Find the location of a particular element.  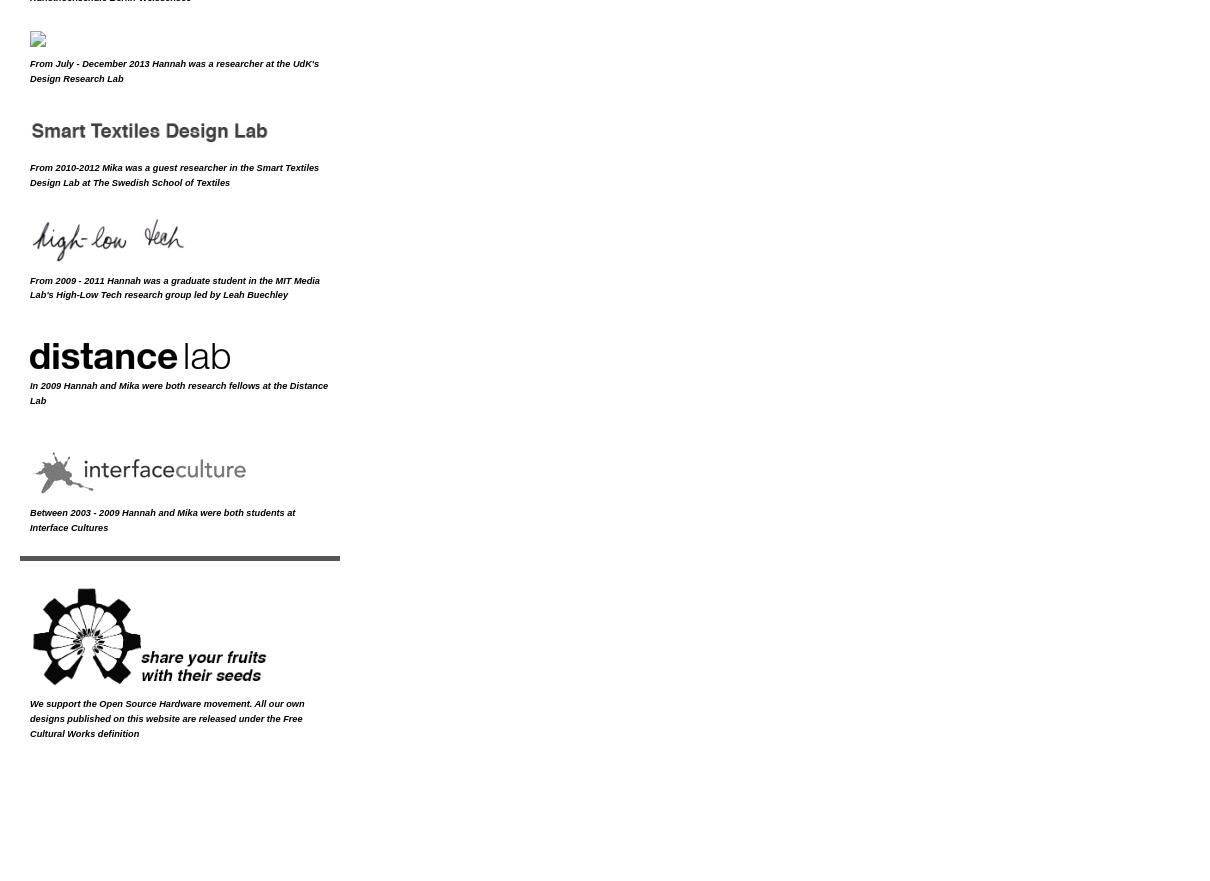

'Design Research Lab' is located at coordinates (75, 76).